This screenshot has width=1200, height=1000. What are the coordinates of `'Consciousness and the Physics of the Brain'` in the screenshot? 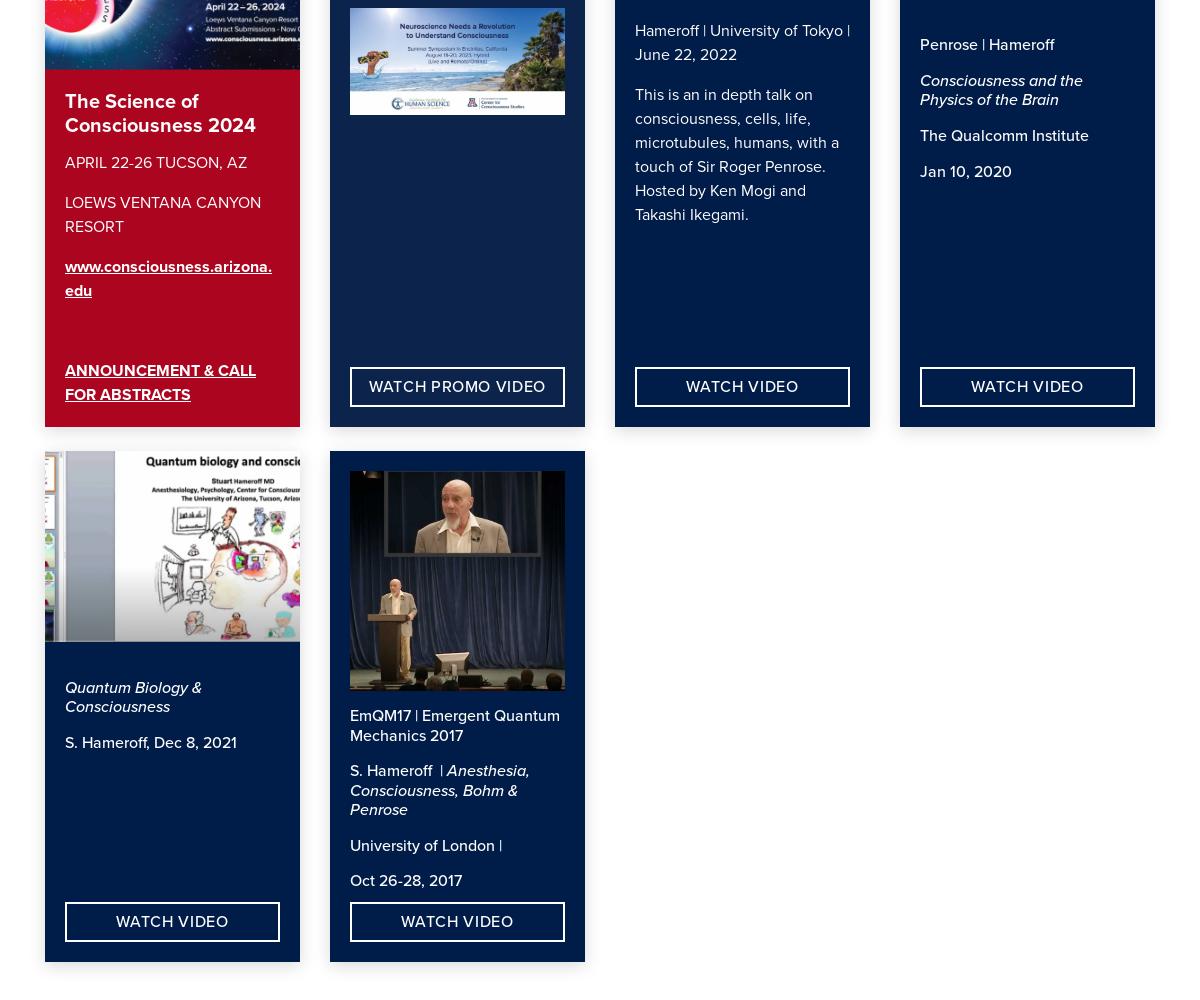 It's located at (920, 88).